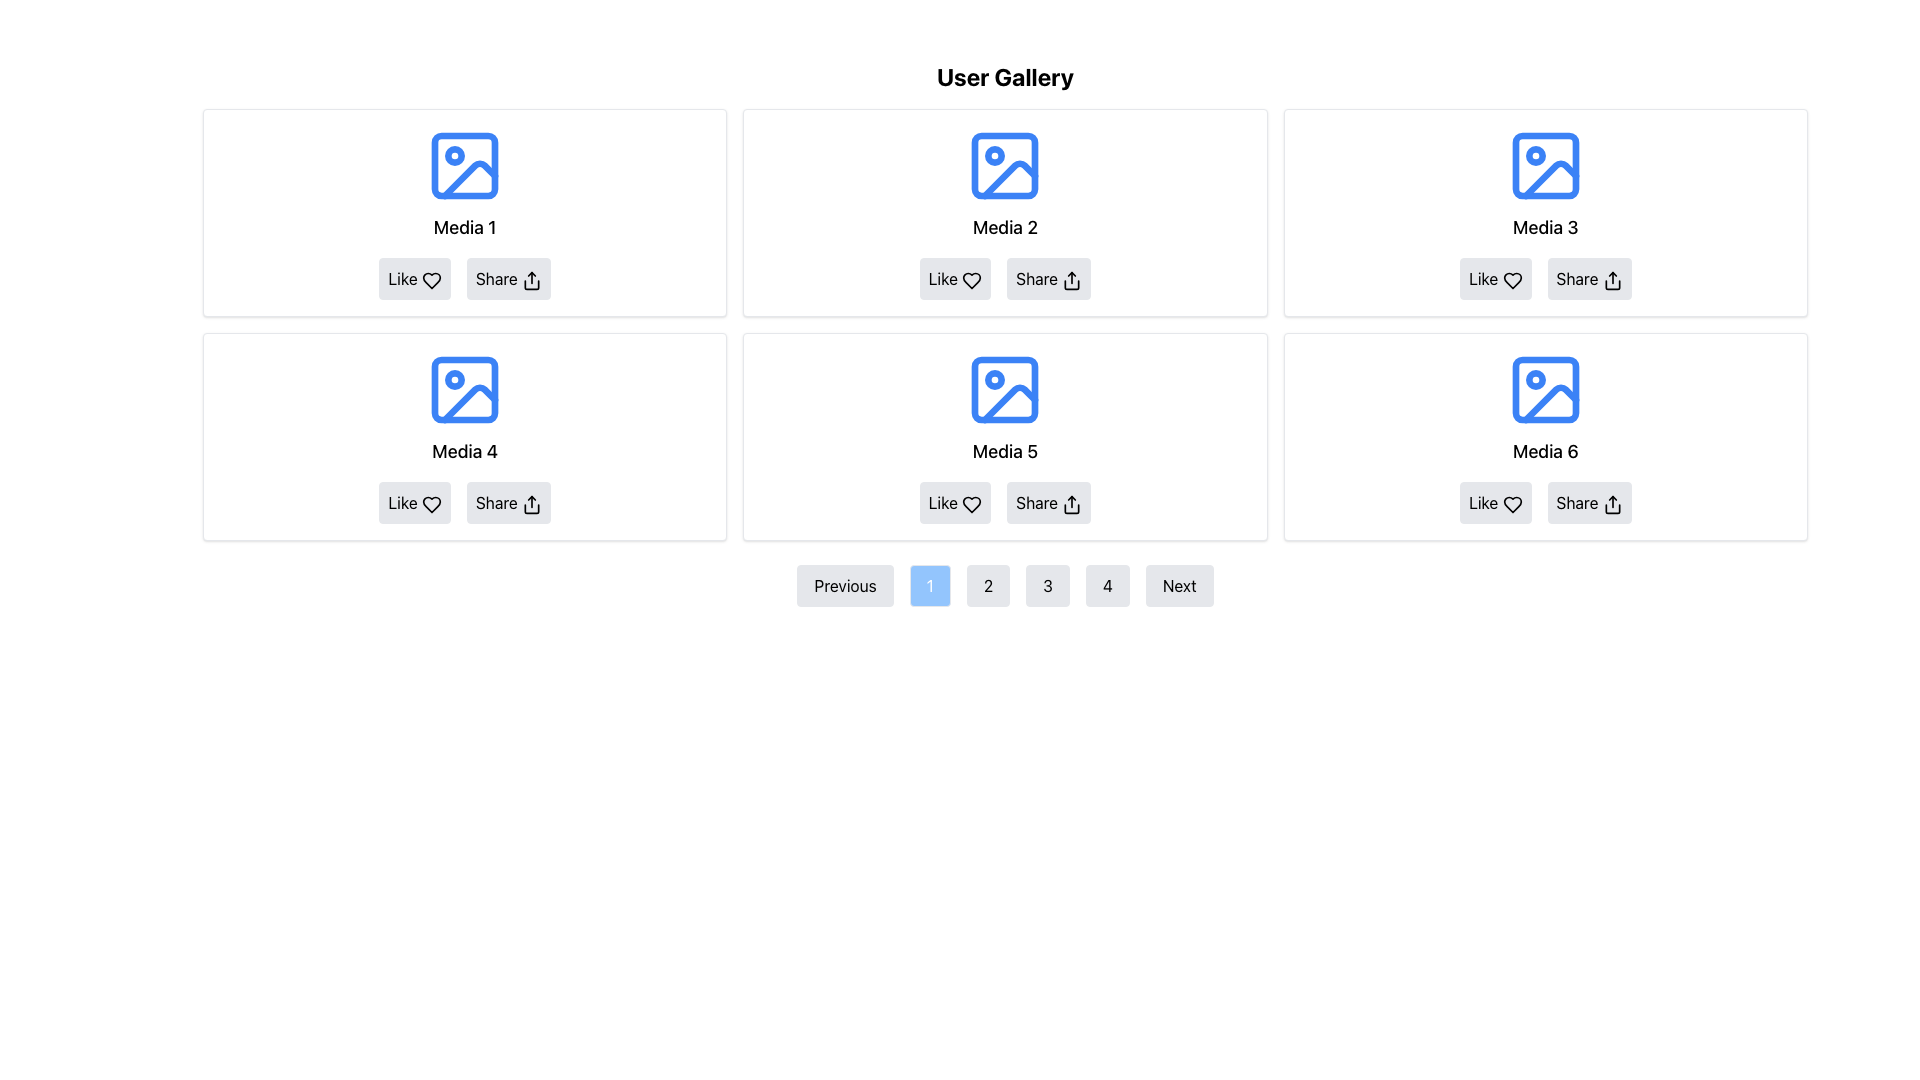 The image size is (1920, 1080). What do you see at coordinates (1047, 585) in the screenshot?
I see `the pagination control button that navigates to the third page, located between the buttons labeled '2' and '4'` at bounding box center [1047, 585].